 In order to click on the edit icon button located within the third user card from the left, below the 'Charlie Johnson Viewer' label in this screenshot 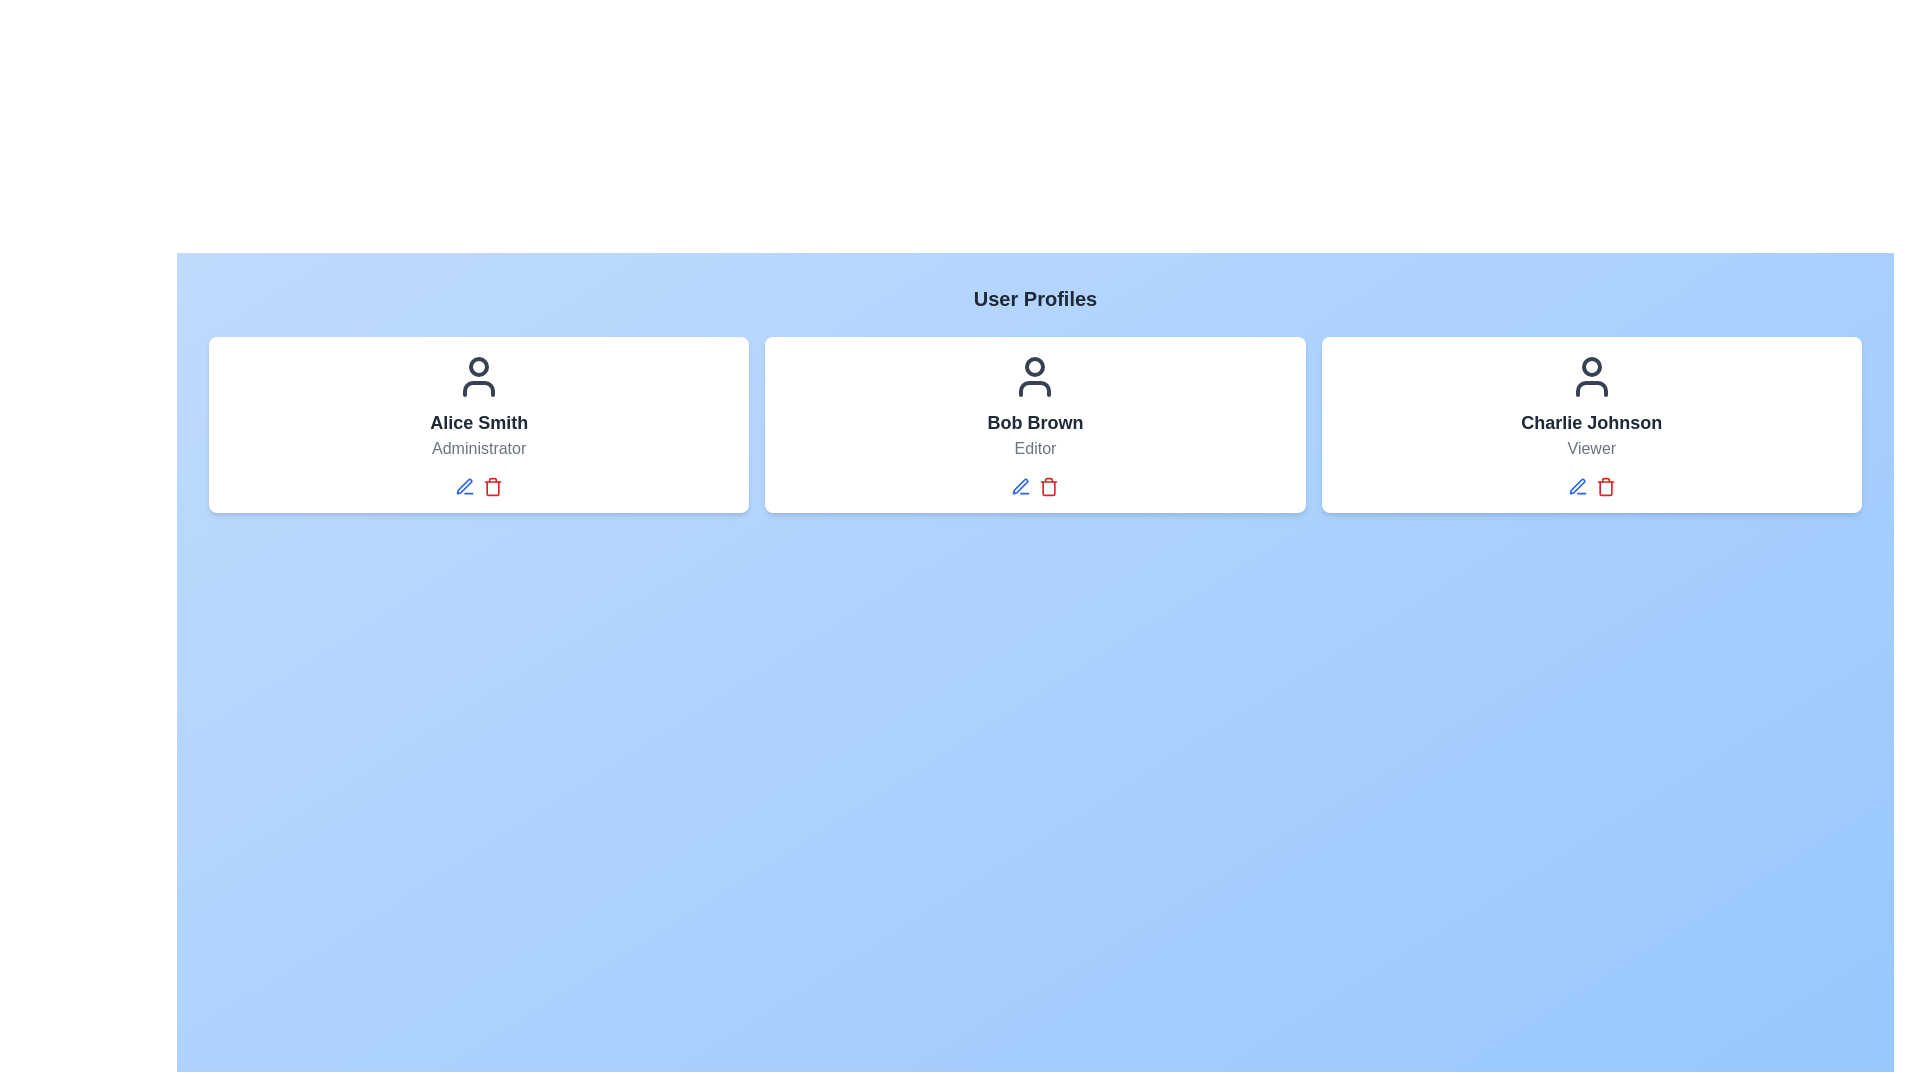, I will do `click(1576, 486)`.